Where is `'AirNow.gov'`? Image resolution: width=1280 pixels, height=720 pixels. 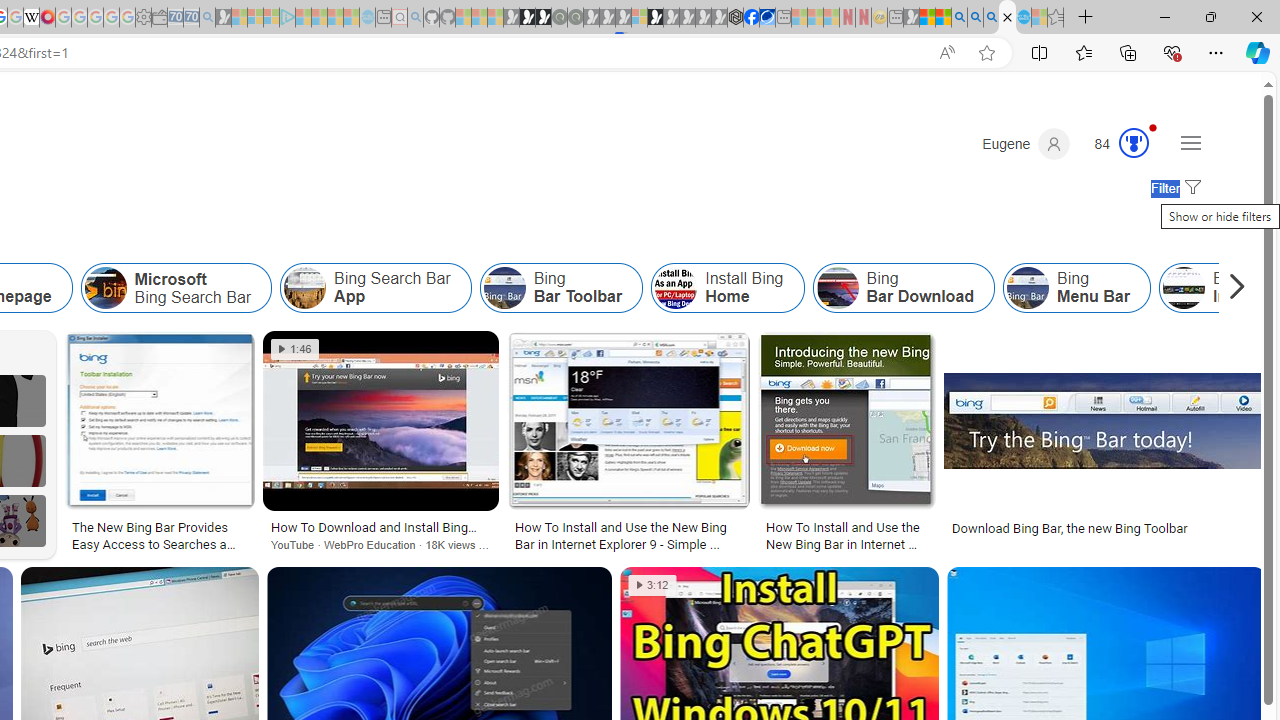 'AirNow.gov' is located at coordinates (766, 17).